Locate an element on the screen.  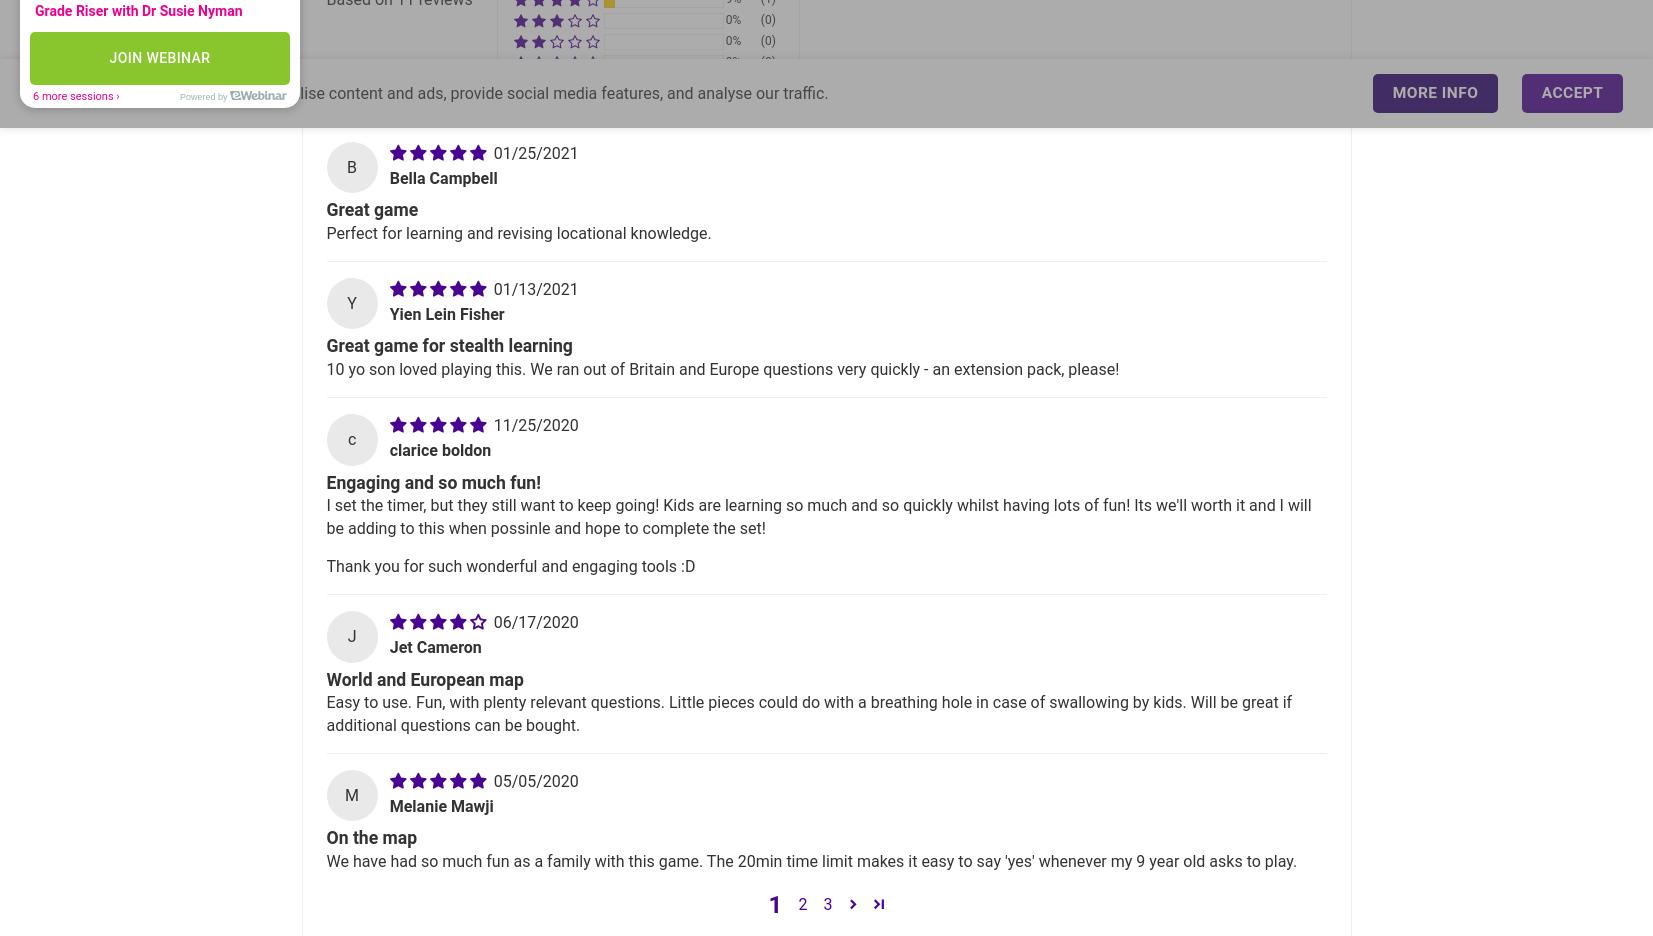
'clarice boldon' is located at coordinates (387, 449).